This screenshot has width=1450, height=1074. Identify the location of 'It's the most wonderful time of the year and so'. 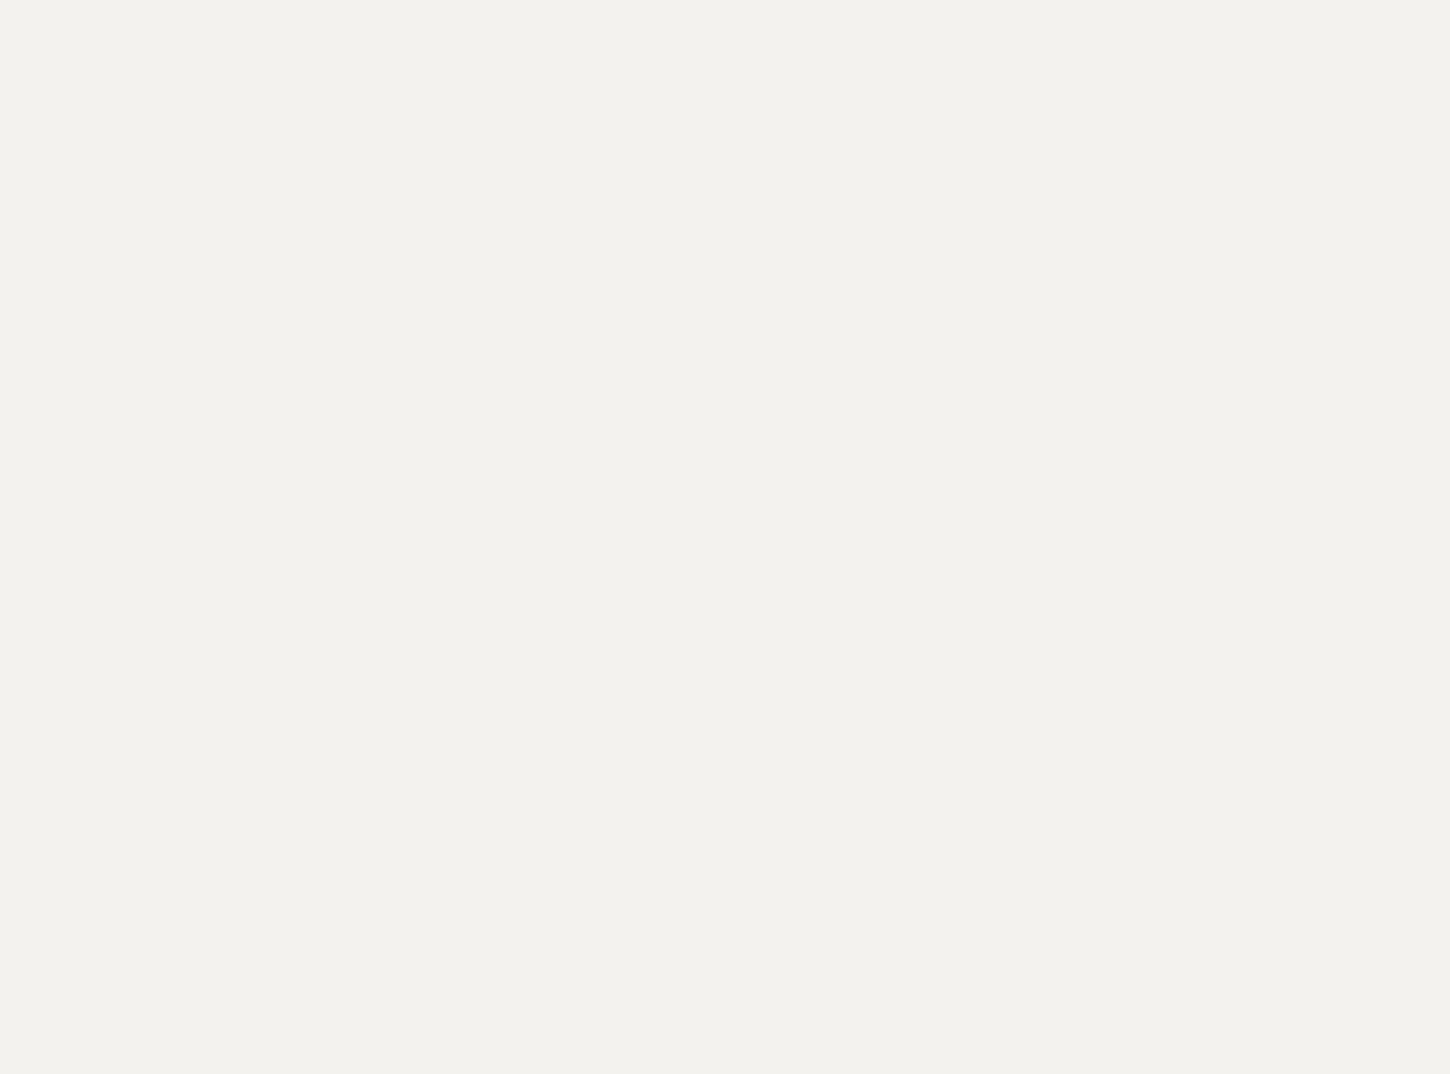
(552, 101).